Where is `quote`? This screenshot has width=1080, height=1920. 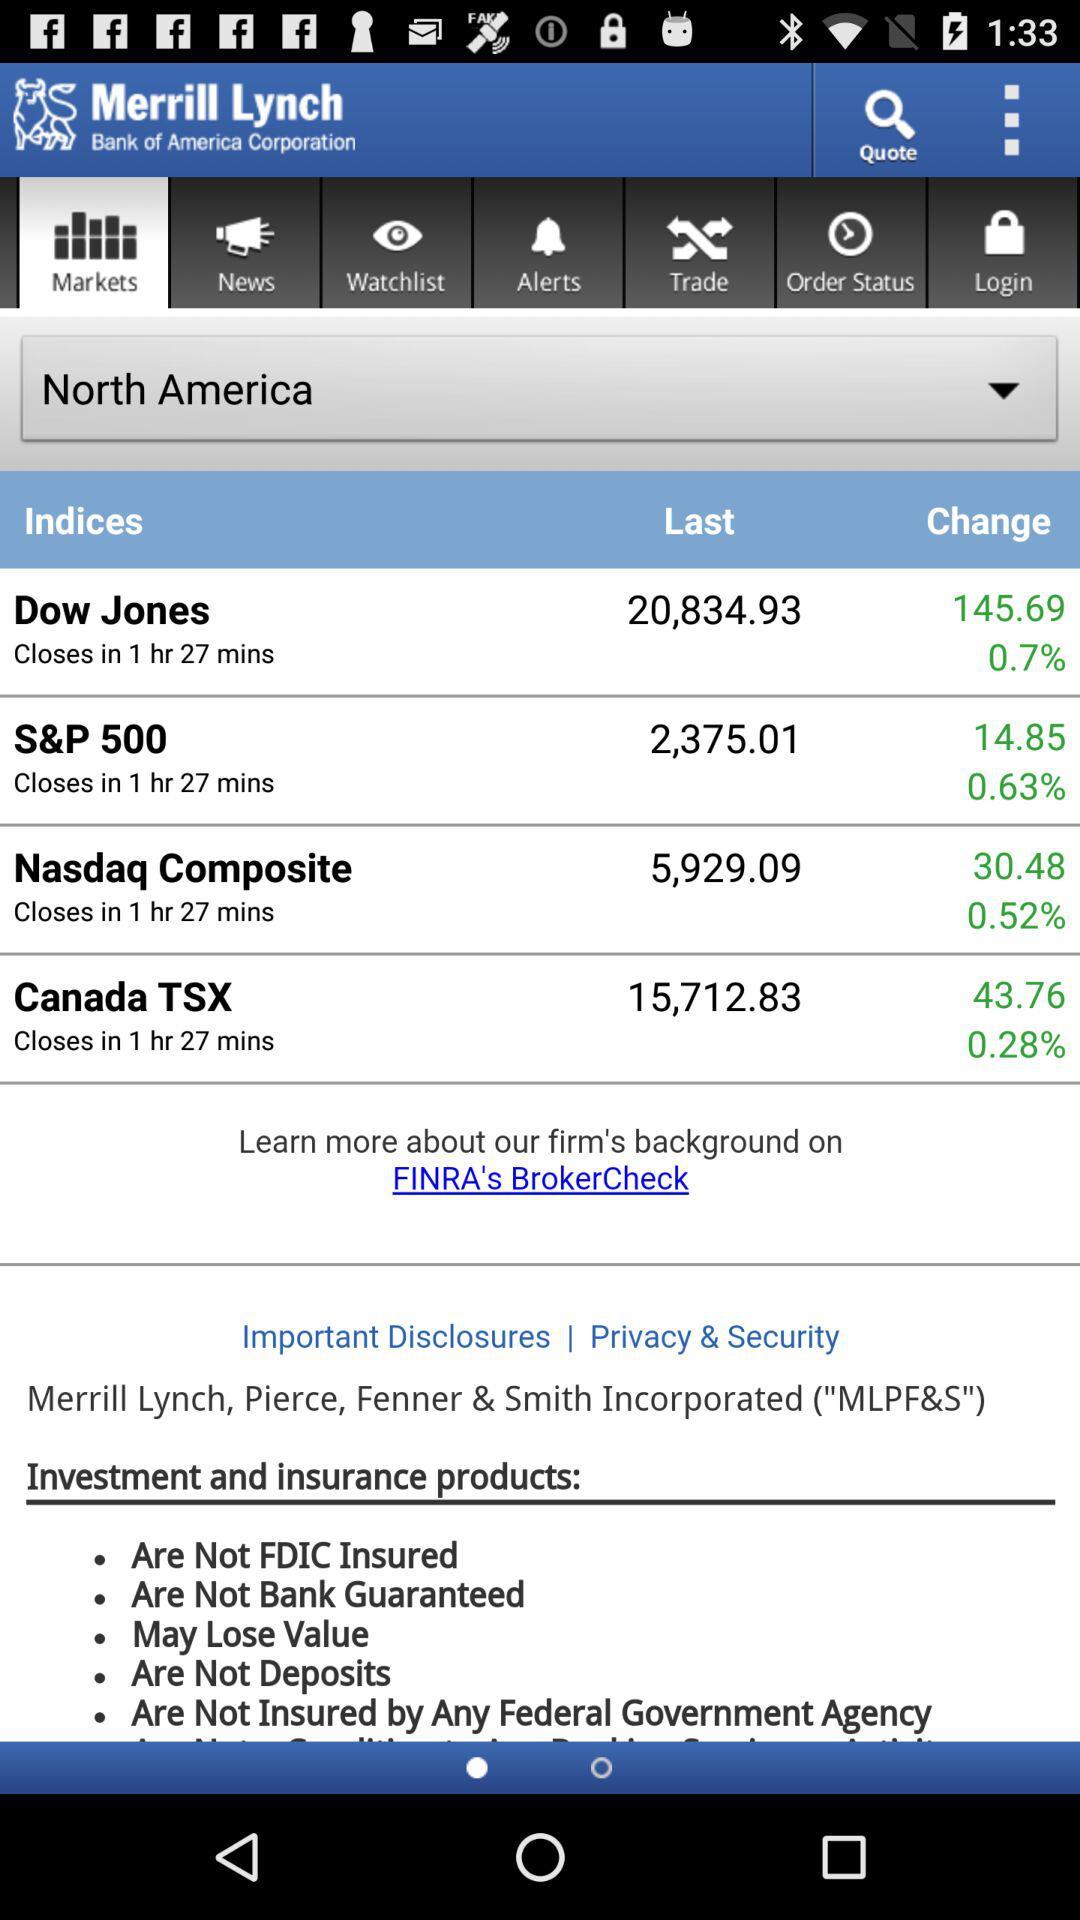
quote is located at coordinates (884, 119).